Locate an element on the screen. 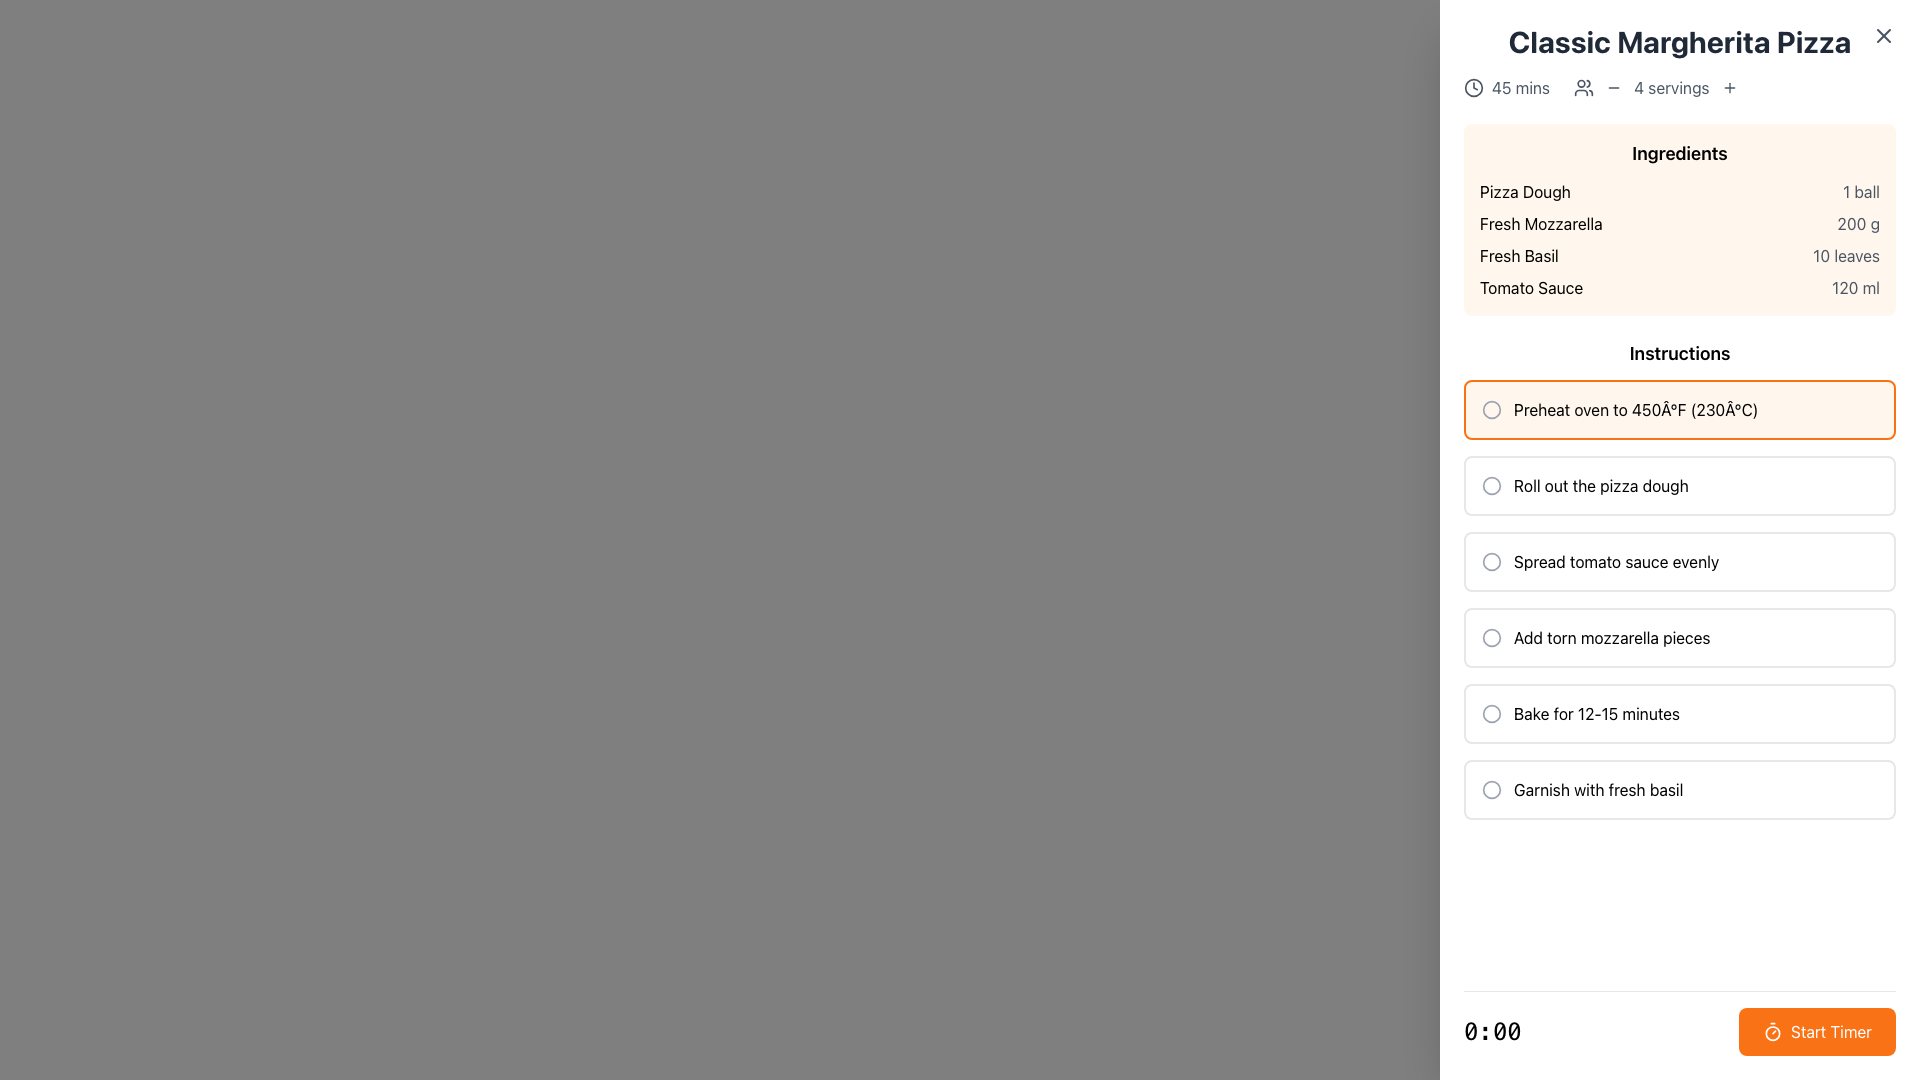  displayed timer value from the Timer with Control Button element, which features a timer display on the left and a 'Start Timer' button on the right is located at coordinates (1680, 1032).